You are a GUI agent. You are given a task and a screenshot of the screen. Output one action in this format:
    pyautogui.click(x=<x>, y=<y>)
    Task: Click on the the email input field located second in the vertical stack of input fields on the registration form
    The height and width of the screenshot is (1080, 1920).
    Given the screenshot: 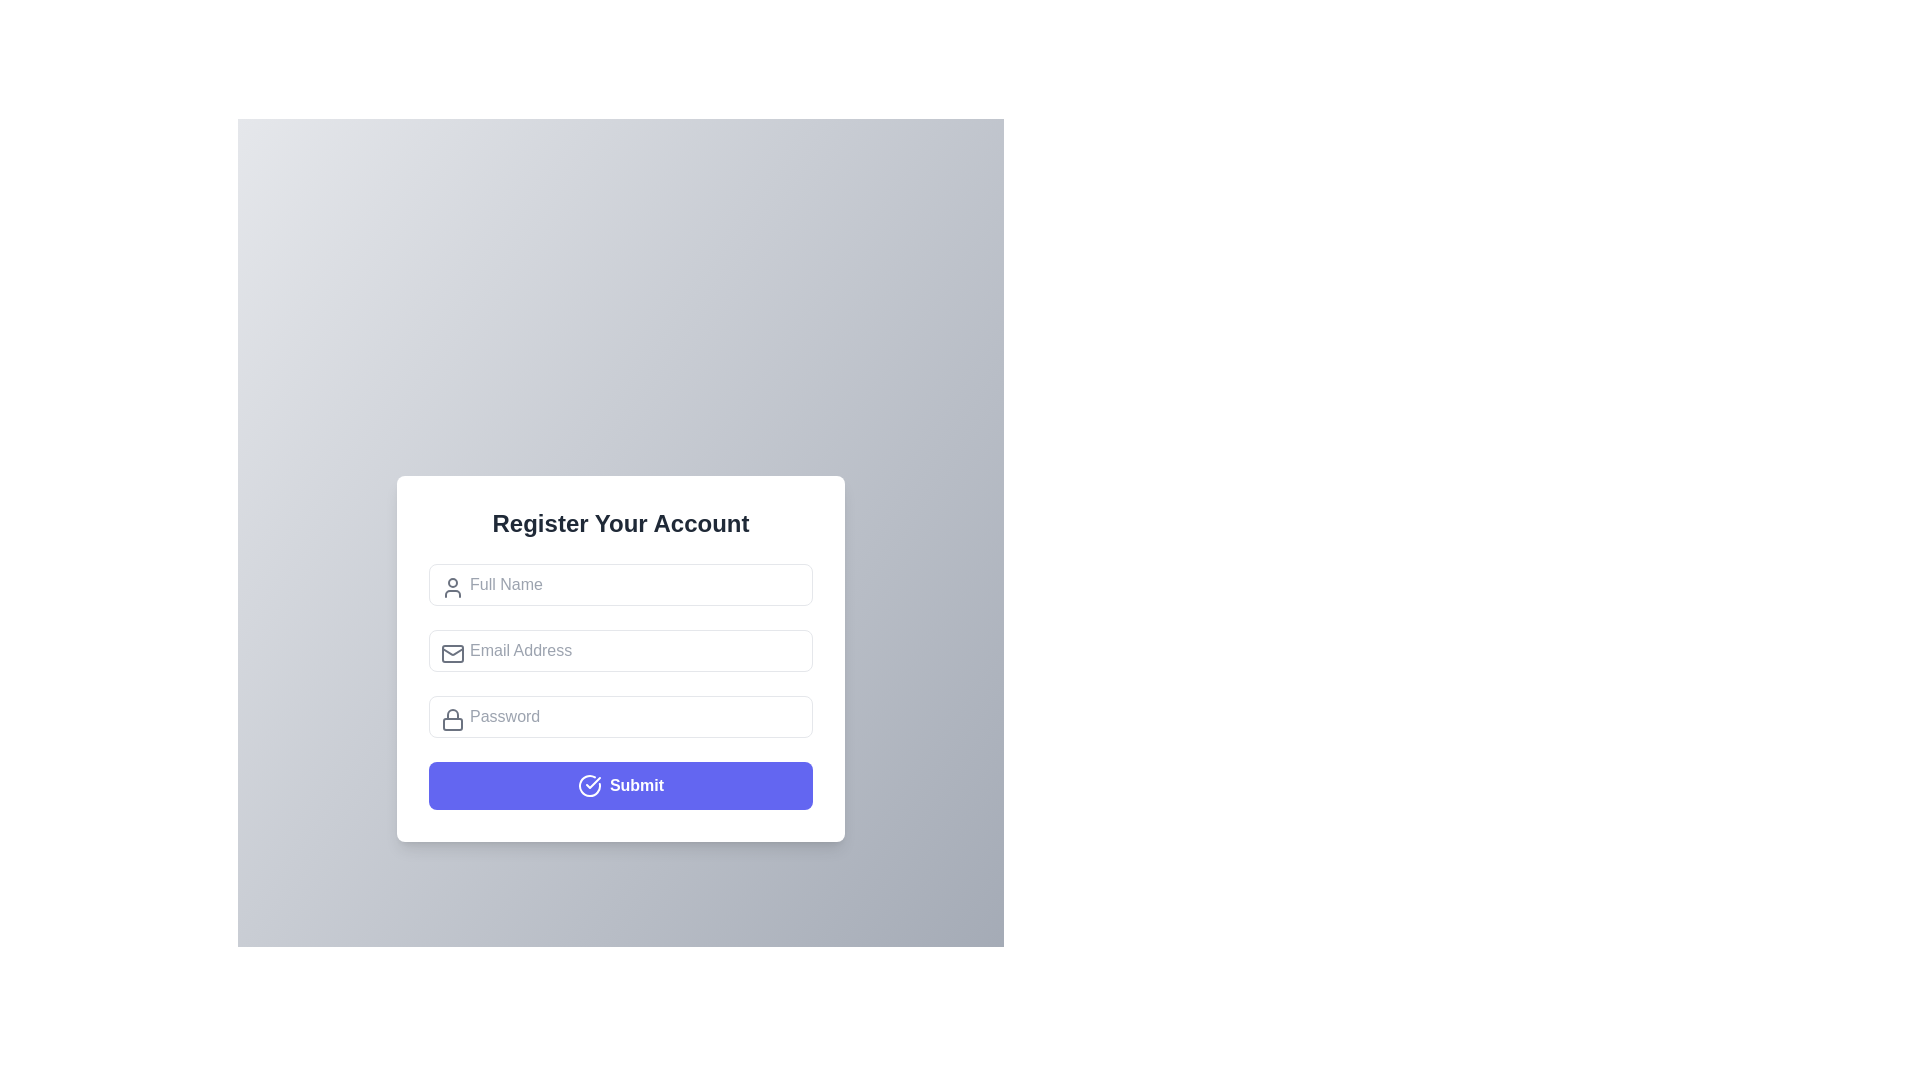 What is the action you would take?
    pyautogui.click(x=619, y=650)
    